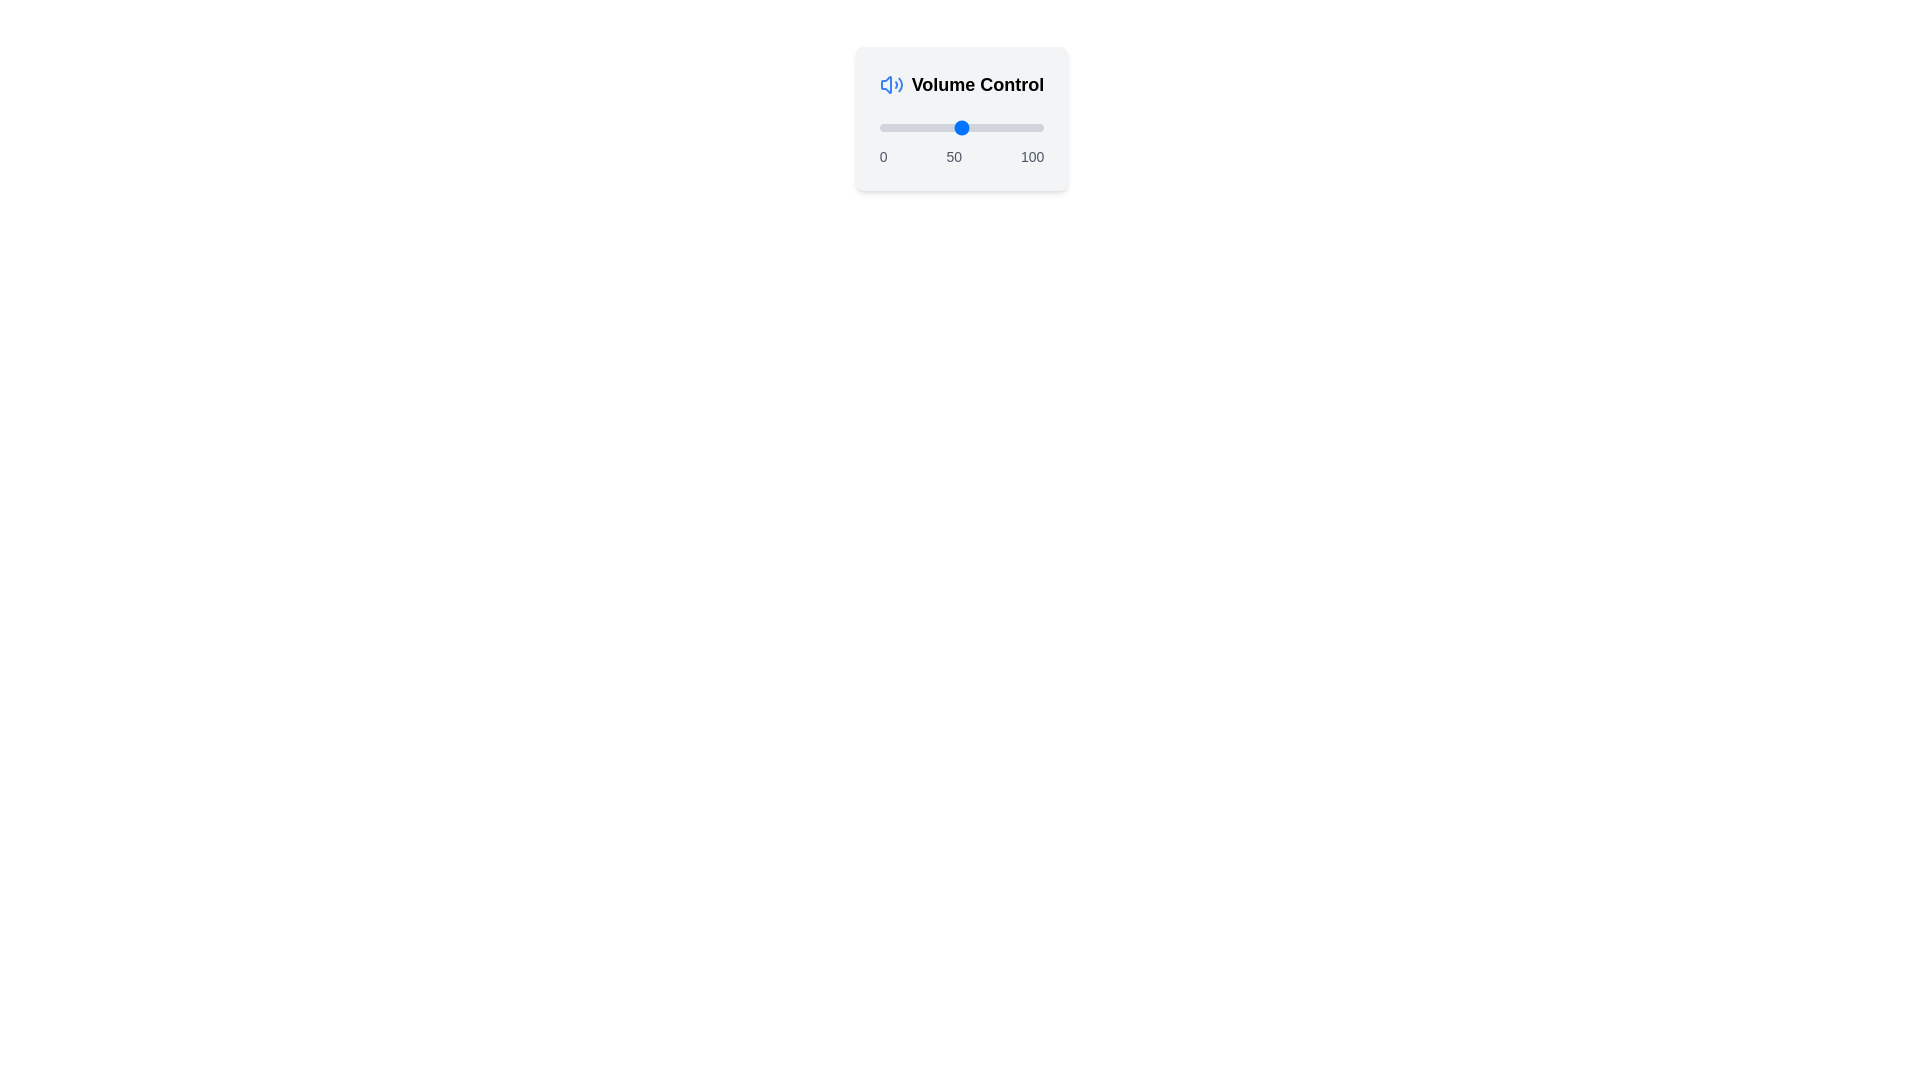 The image size is (1920, 1080). What do you see at coordinates (1011, 127) in the screenshot?
I see `the volume` at bounding box center [1011, 127].